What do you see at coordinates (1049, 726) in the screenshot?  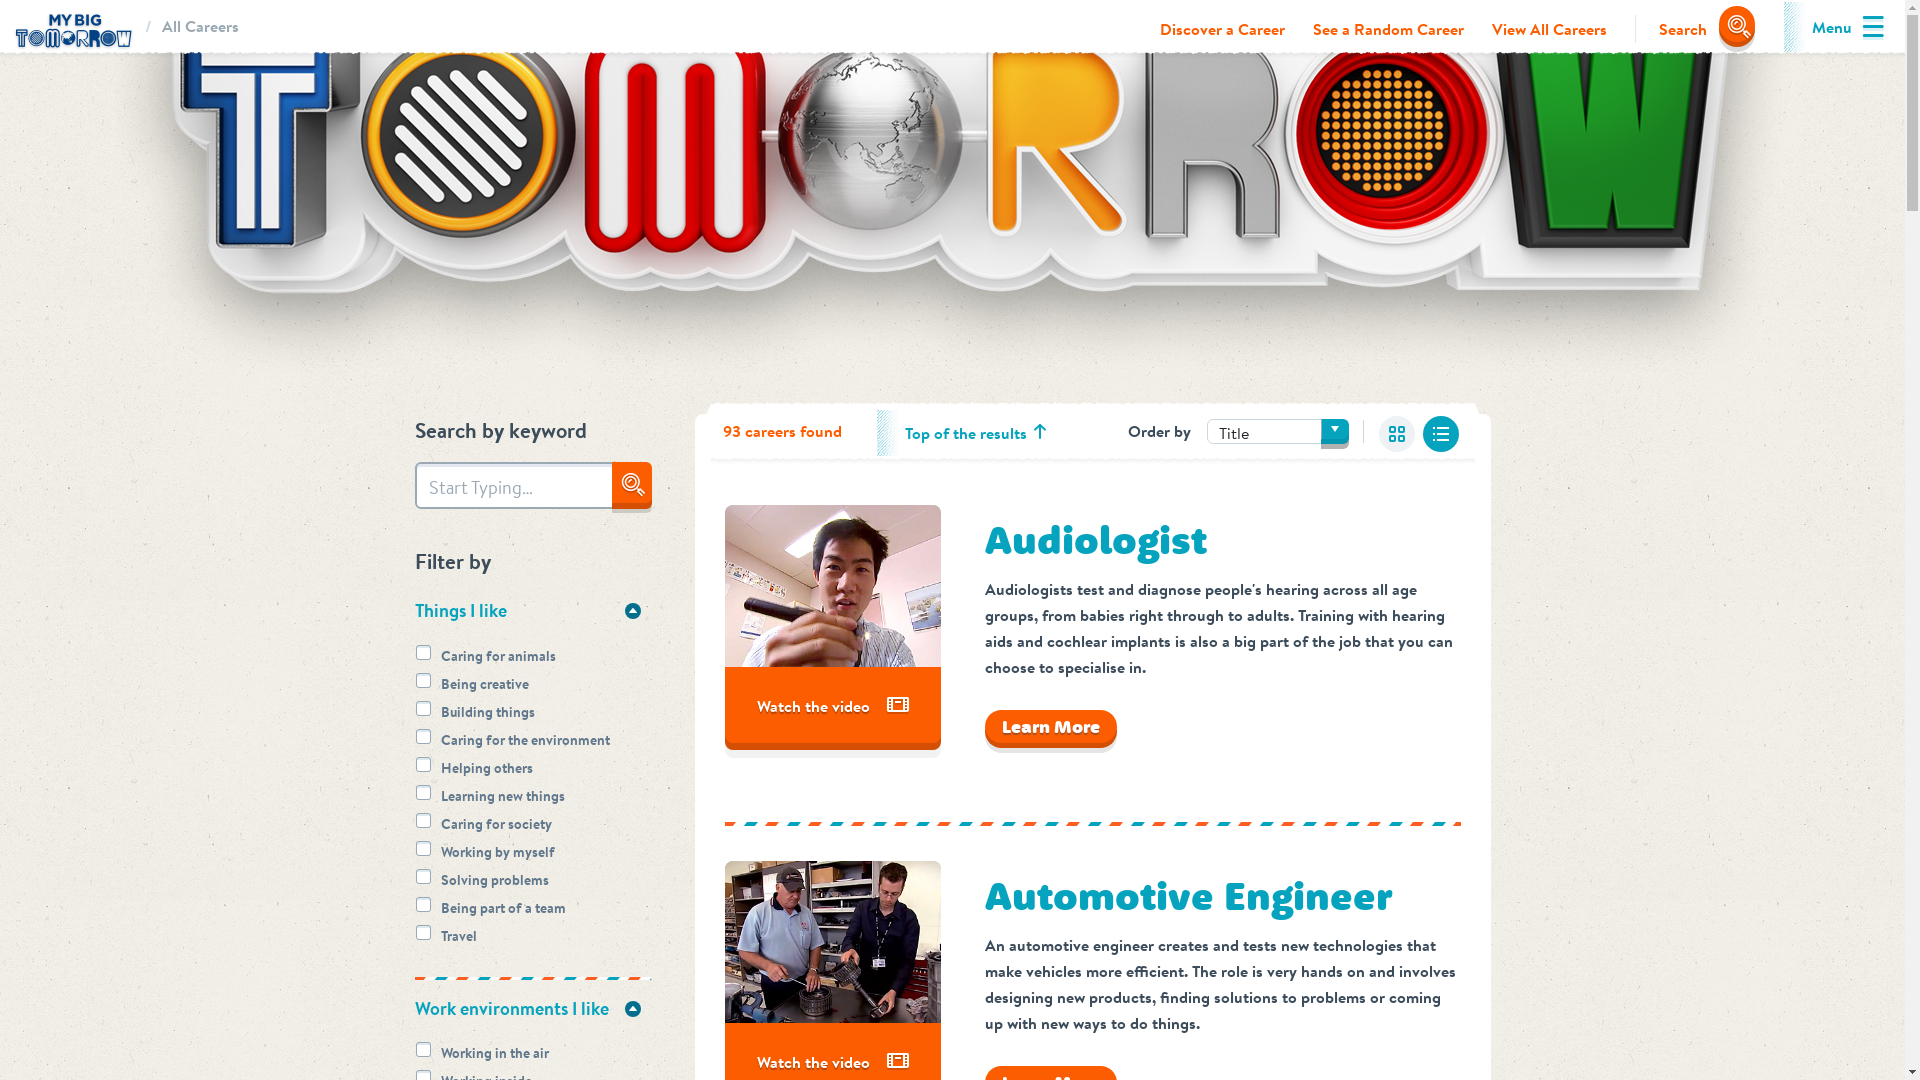 I see `'Learn More'` at bounding box center [1049, 726].